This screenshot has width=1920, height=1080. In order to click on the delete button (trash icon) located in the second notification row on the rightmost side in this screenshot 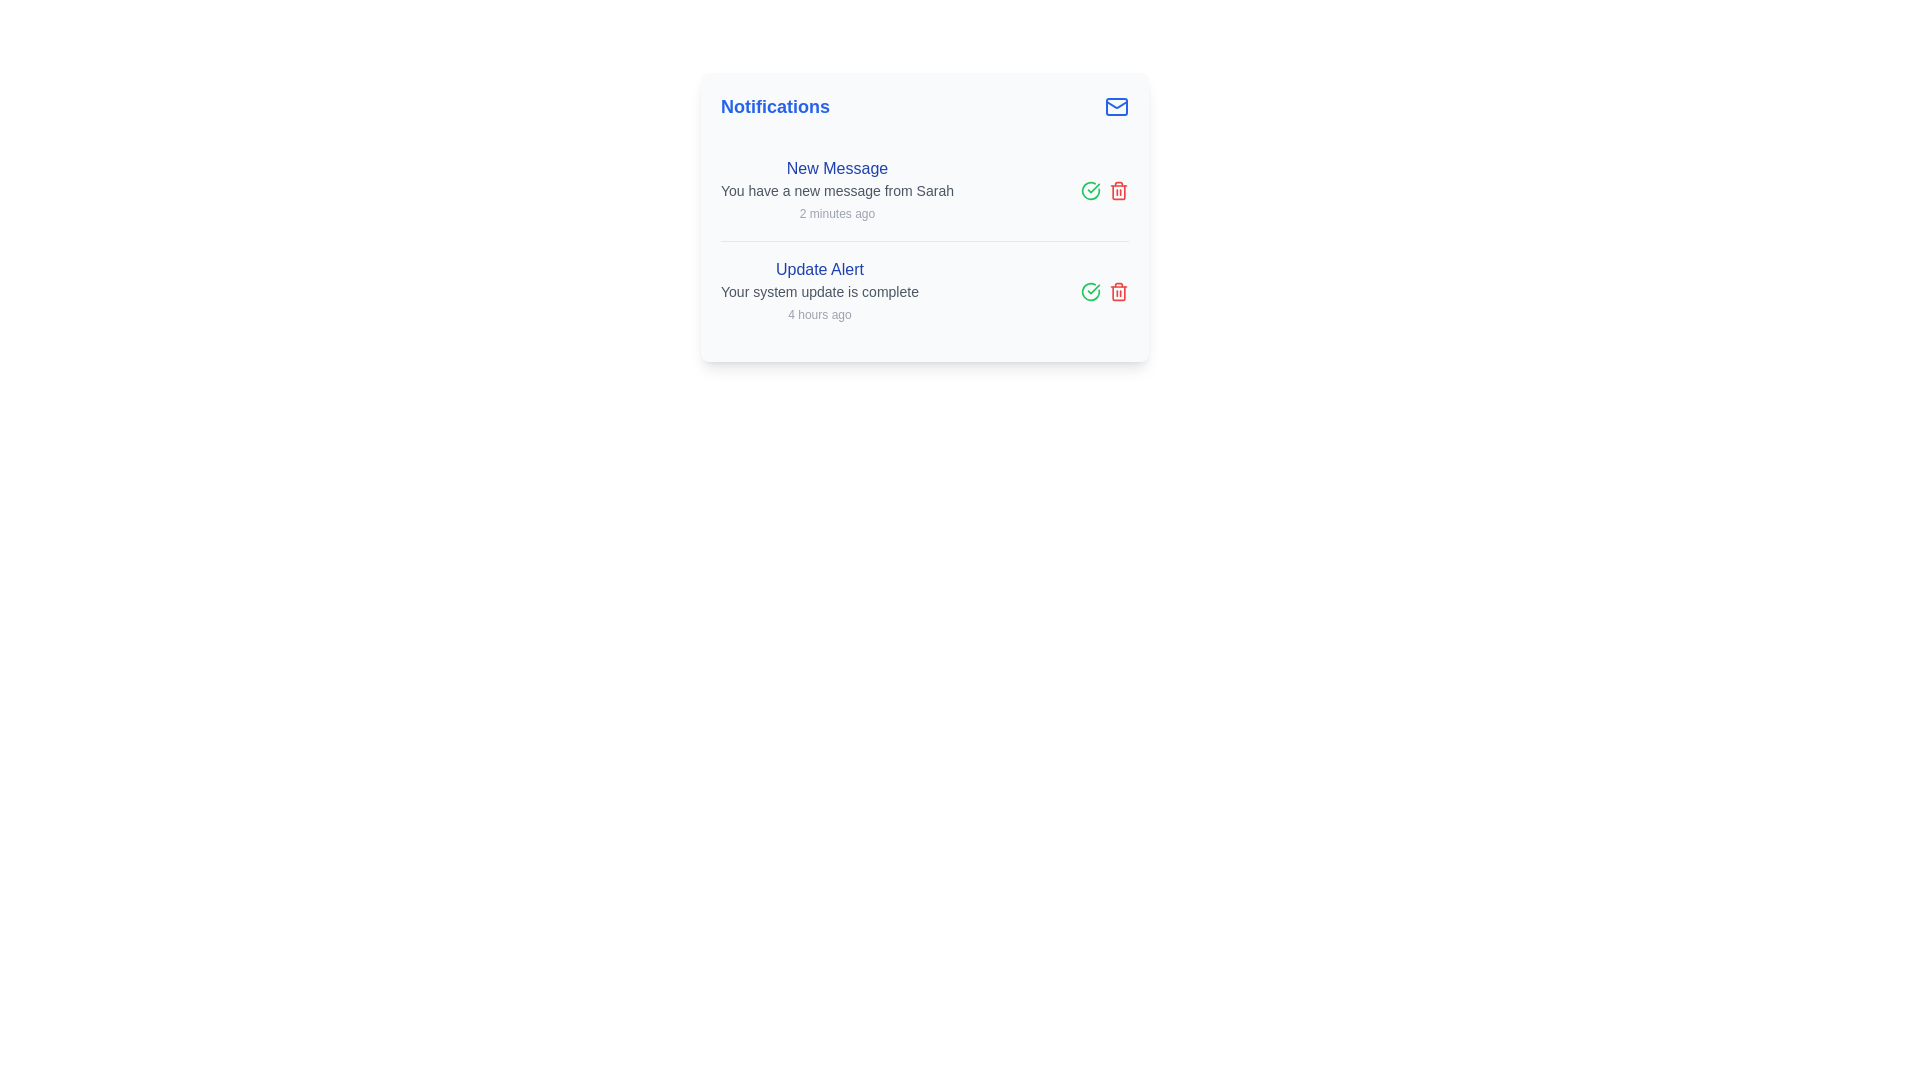, I will do `click(1117, 191)`.